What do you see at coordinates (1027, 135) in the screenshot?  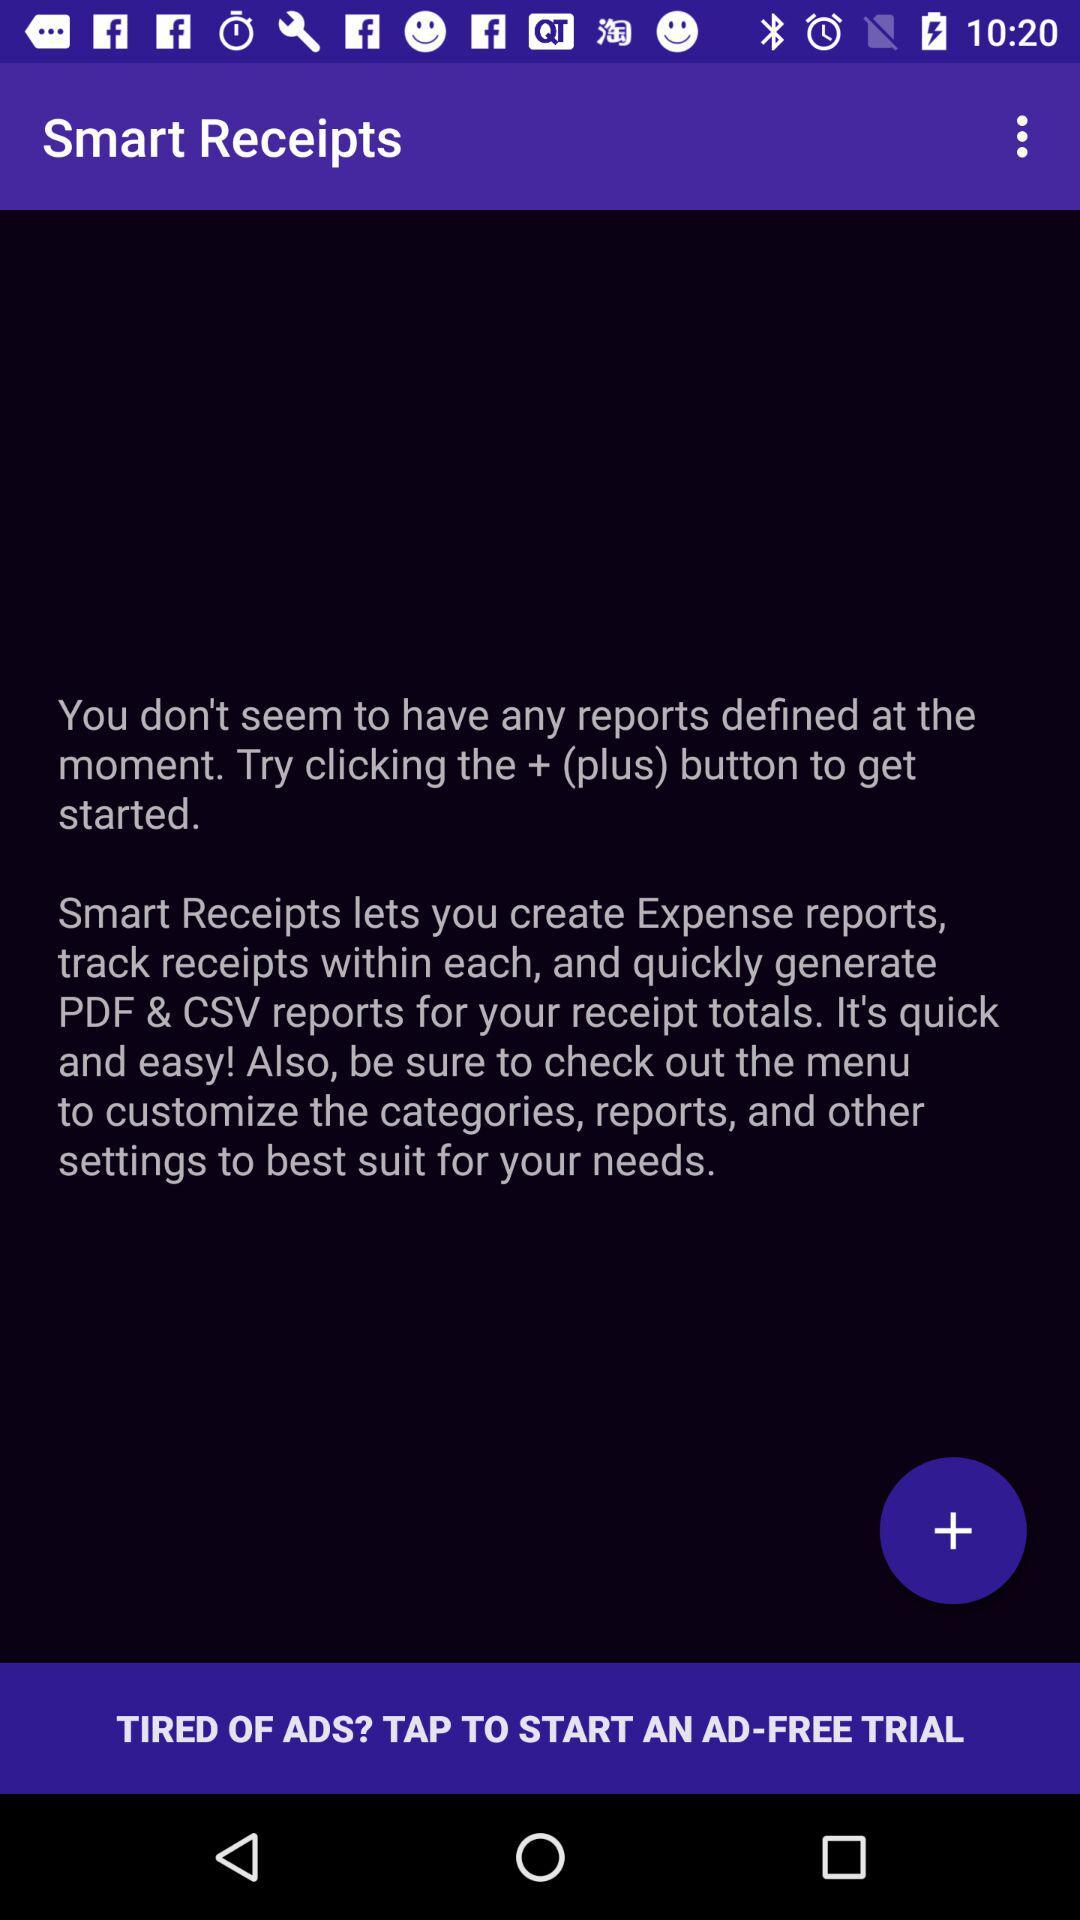 I see `item to the right of smart receipts icon` at bounding box center [1027, 135].